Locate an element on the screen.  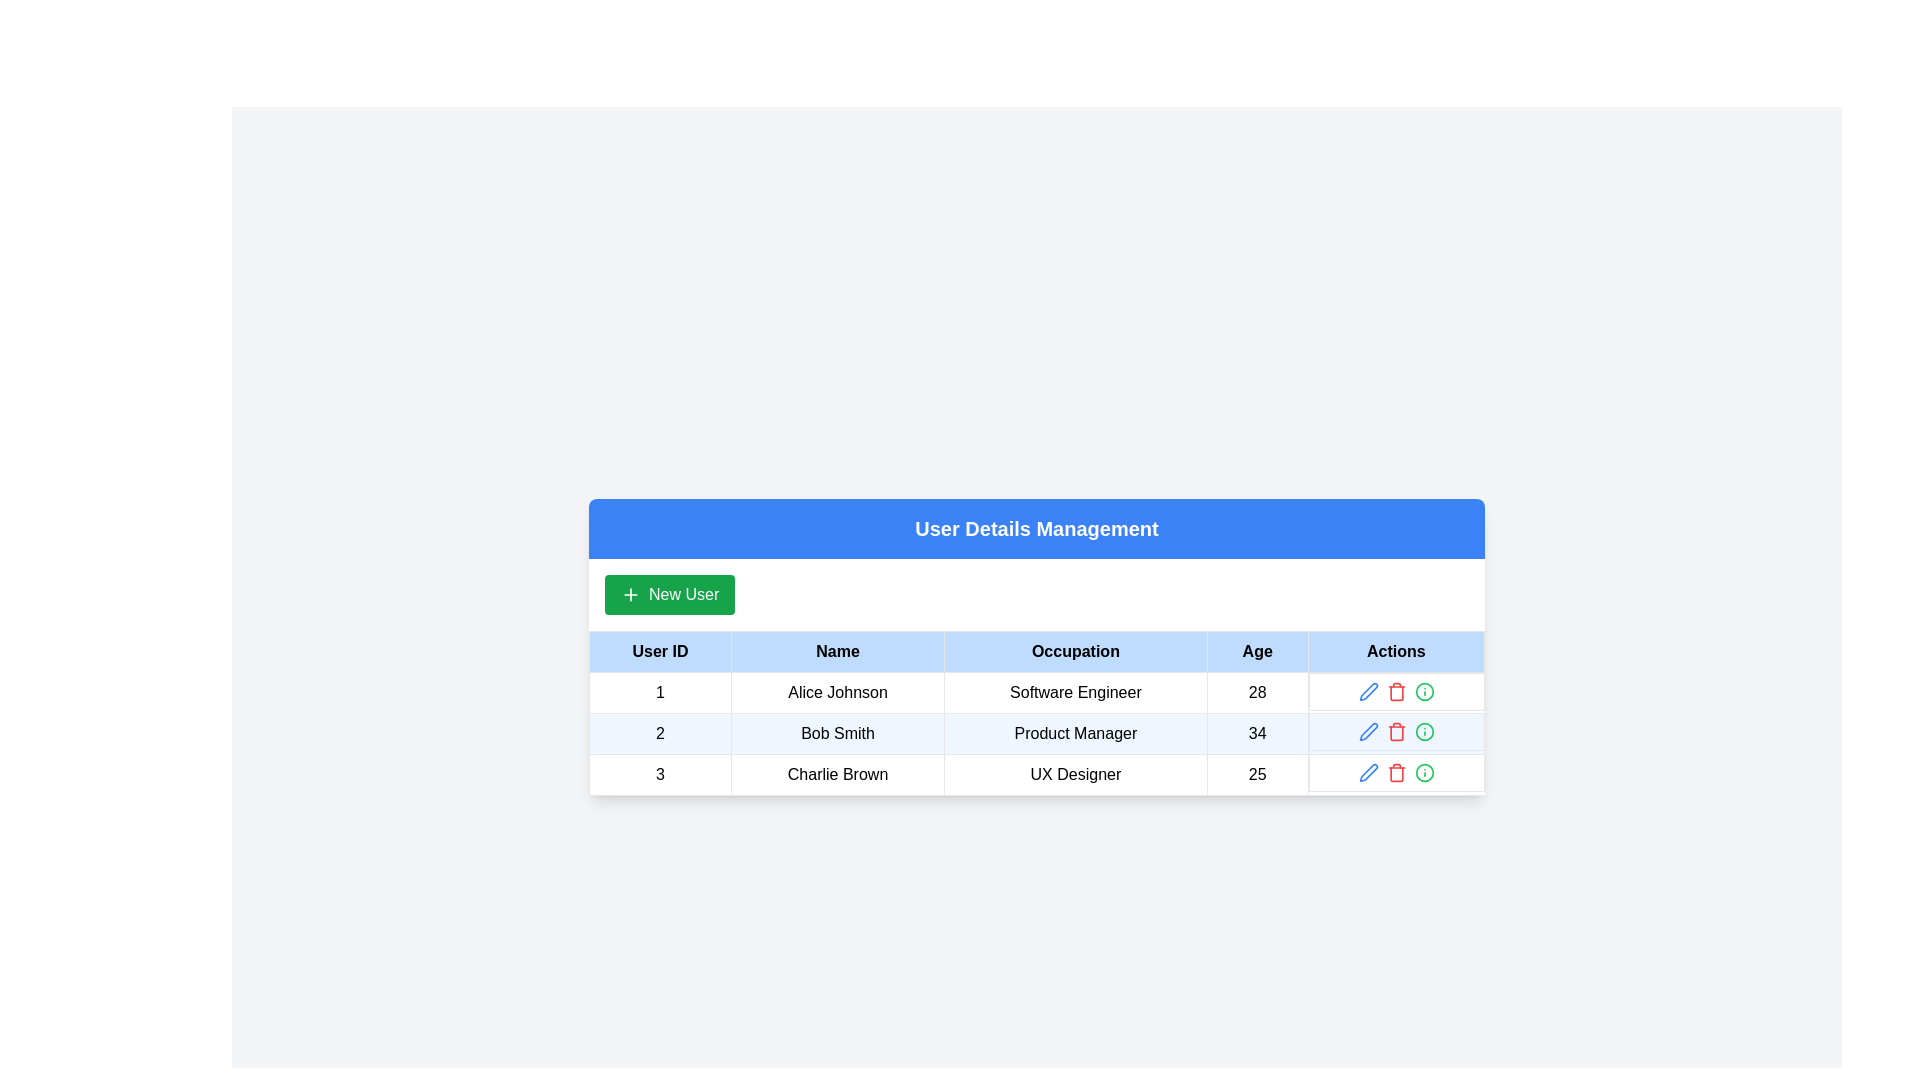
the circular element with a green stroke that is part of the 'info' icon in the user management table's third row is located at coordinates (1423, 771).